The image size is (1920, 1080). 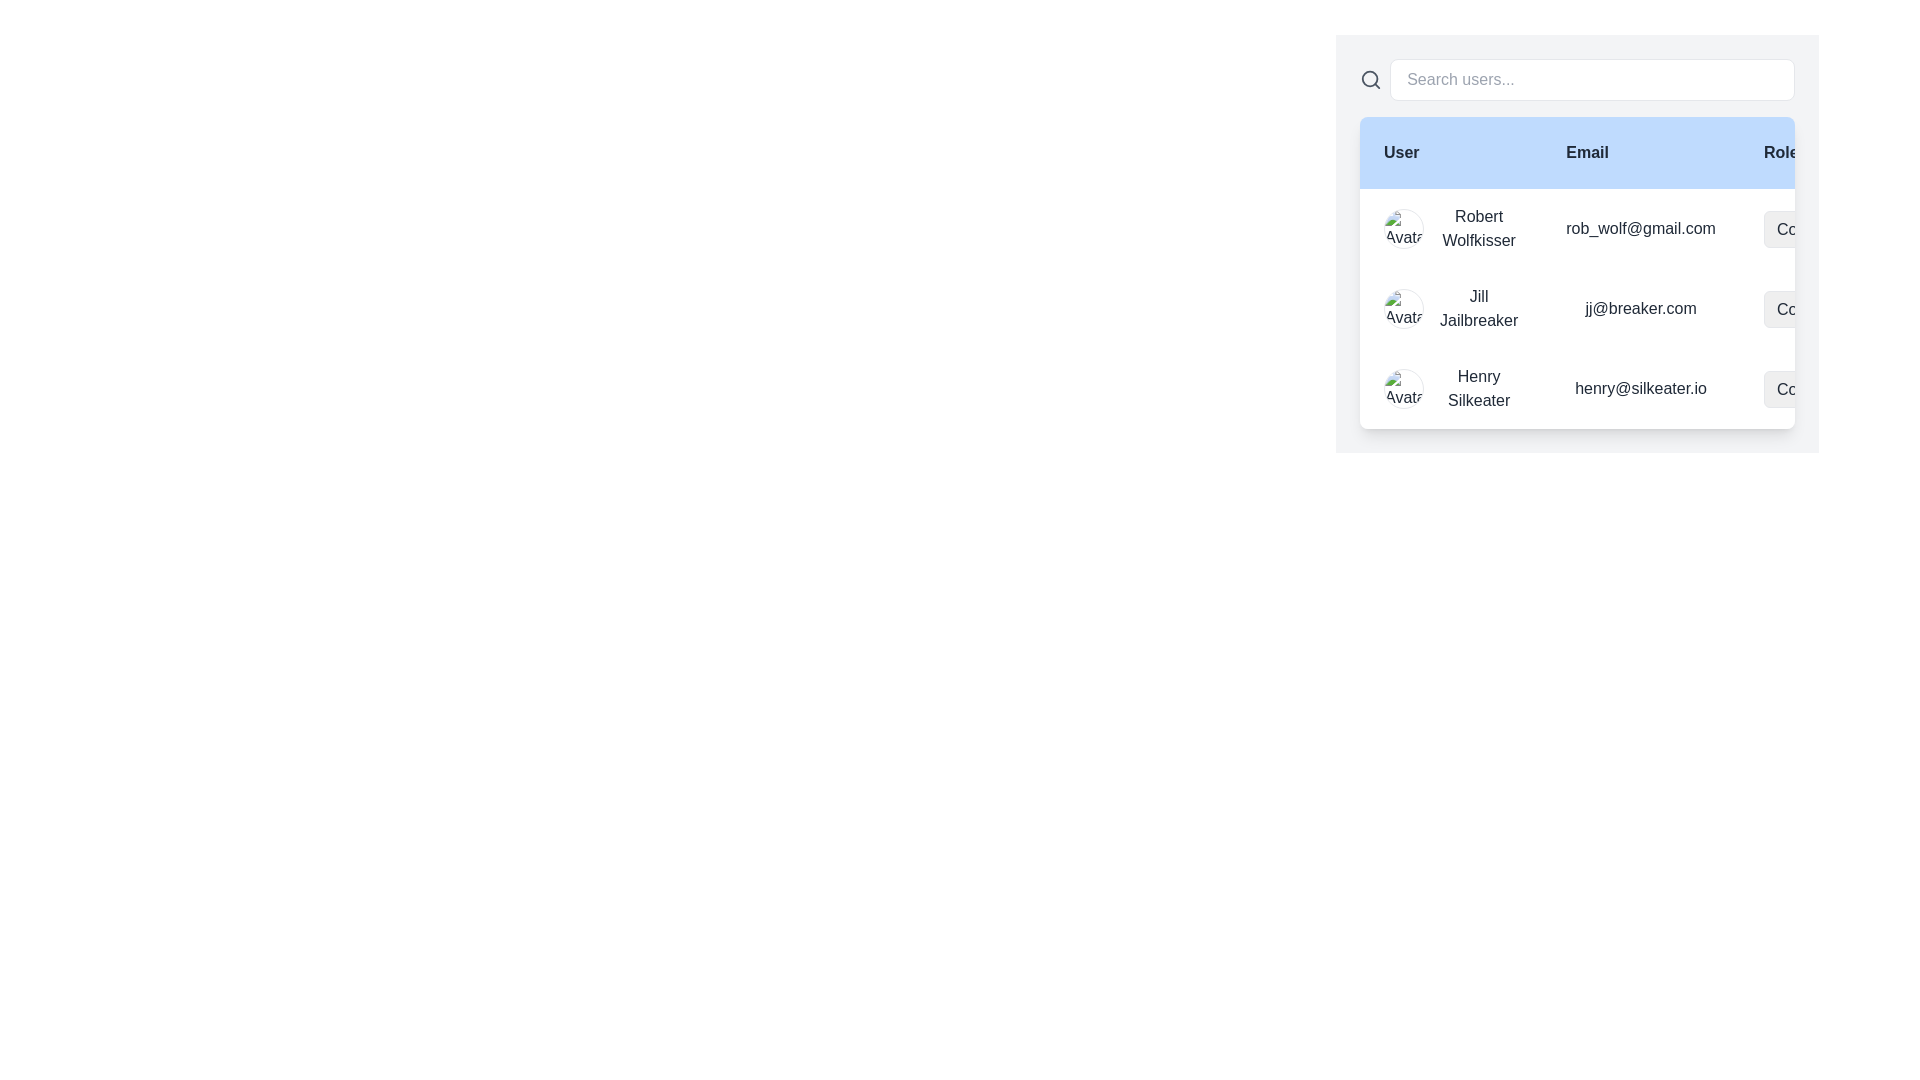 What do you see at coordinates (1402, 227) in the screenshot?
I see `the avatar image representing the user 'Robert Wolfkisser' located in the 'User' column of the table` at bounding box center [1402, 227].